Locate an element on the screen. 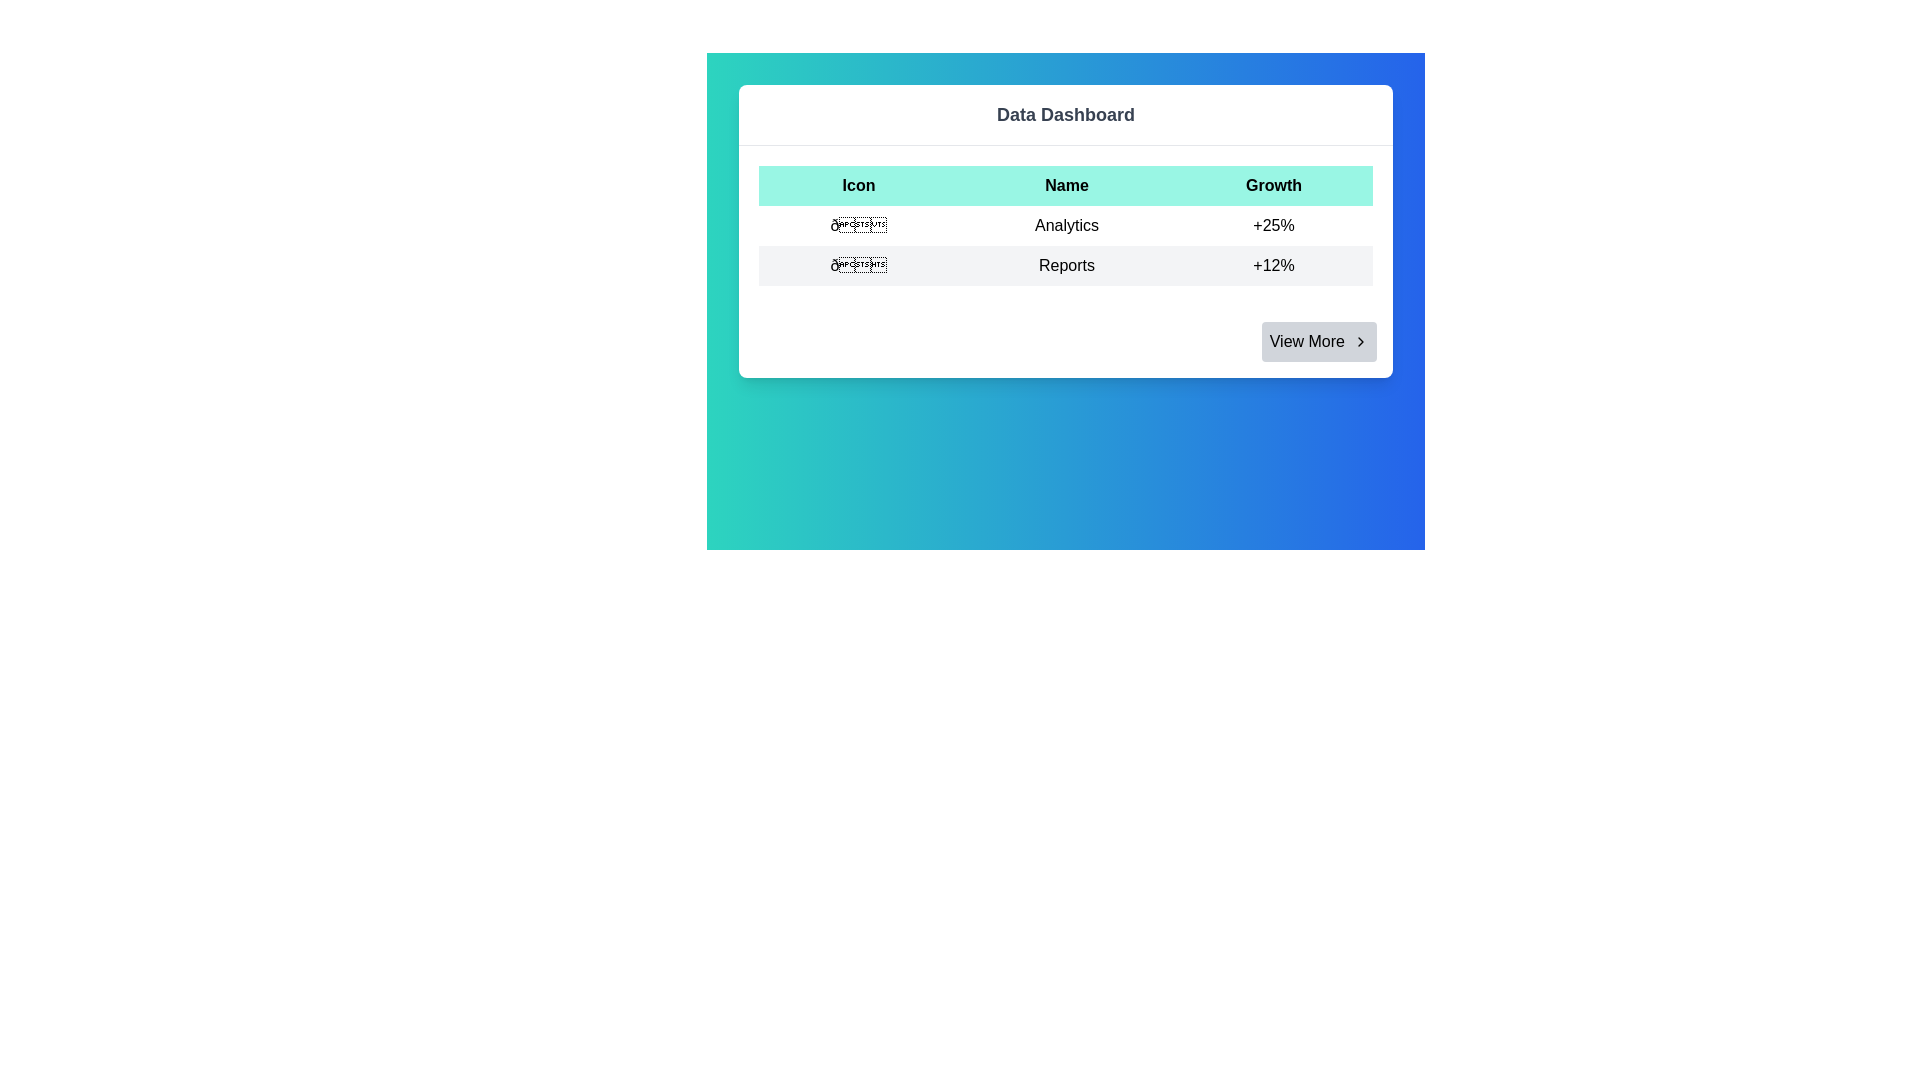 The image size is (1920, 1080). the text label displaying 'Name' in bold black text on a light cyan background, which is the second header in a row of three, positioned between 'Icon' and 'Growth' is located at coordinates (1065, 185).